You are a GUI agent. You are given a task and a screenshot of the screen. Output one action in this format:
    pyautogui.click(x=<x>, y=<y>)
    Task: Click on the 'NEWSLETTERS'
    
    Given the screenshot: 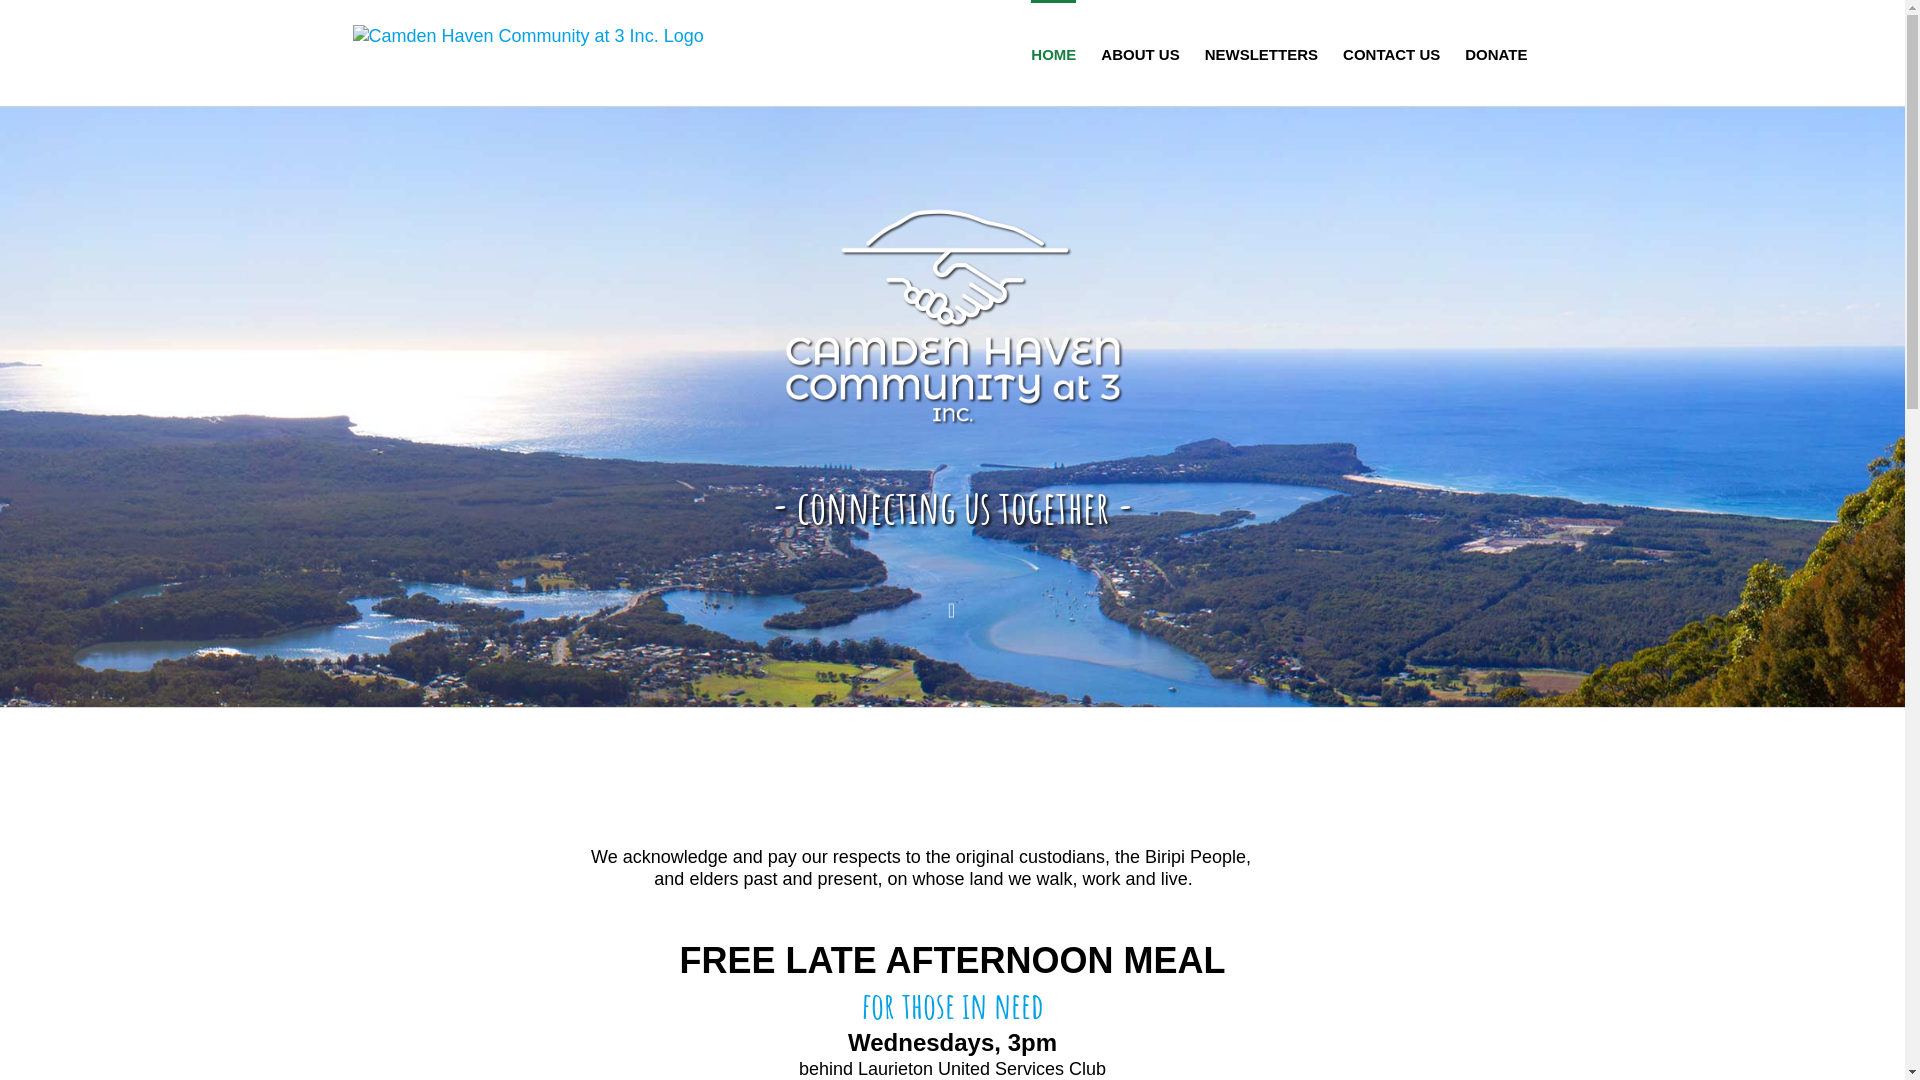 What is the action you would take?
    pyautogui.click(x=1260, y=52)
    